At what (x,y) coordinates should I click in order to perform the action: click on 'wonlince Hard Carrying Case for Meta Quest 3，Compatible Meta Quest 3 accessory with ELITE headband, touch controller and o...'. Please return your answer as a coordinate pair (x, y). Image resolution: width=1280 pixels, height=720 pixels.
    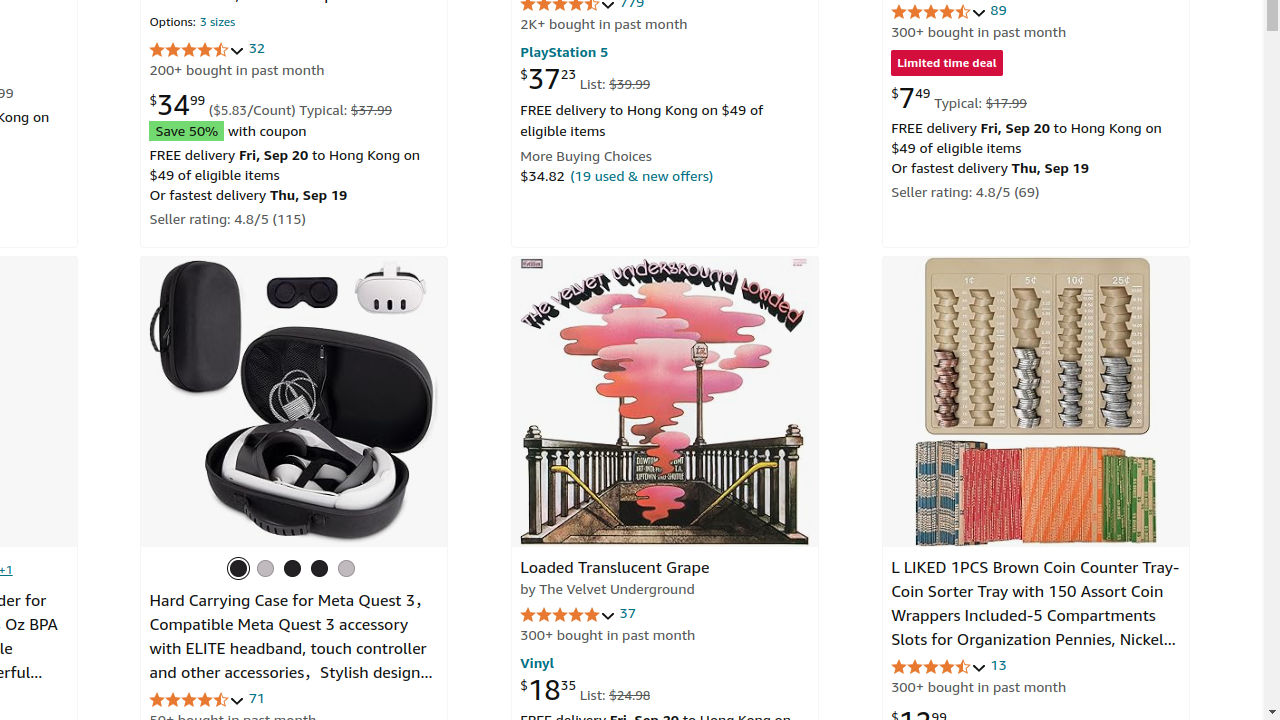
    Looking at the image, I should click on (293, 401).